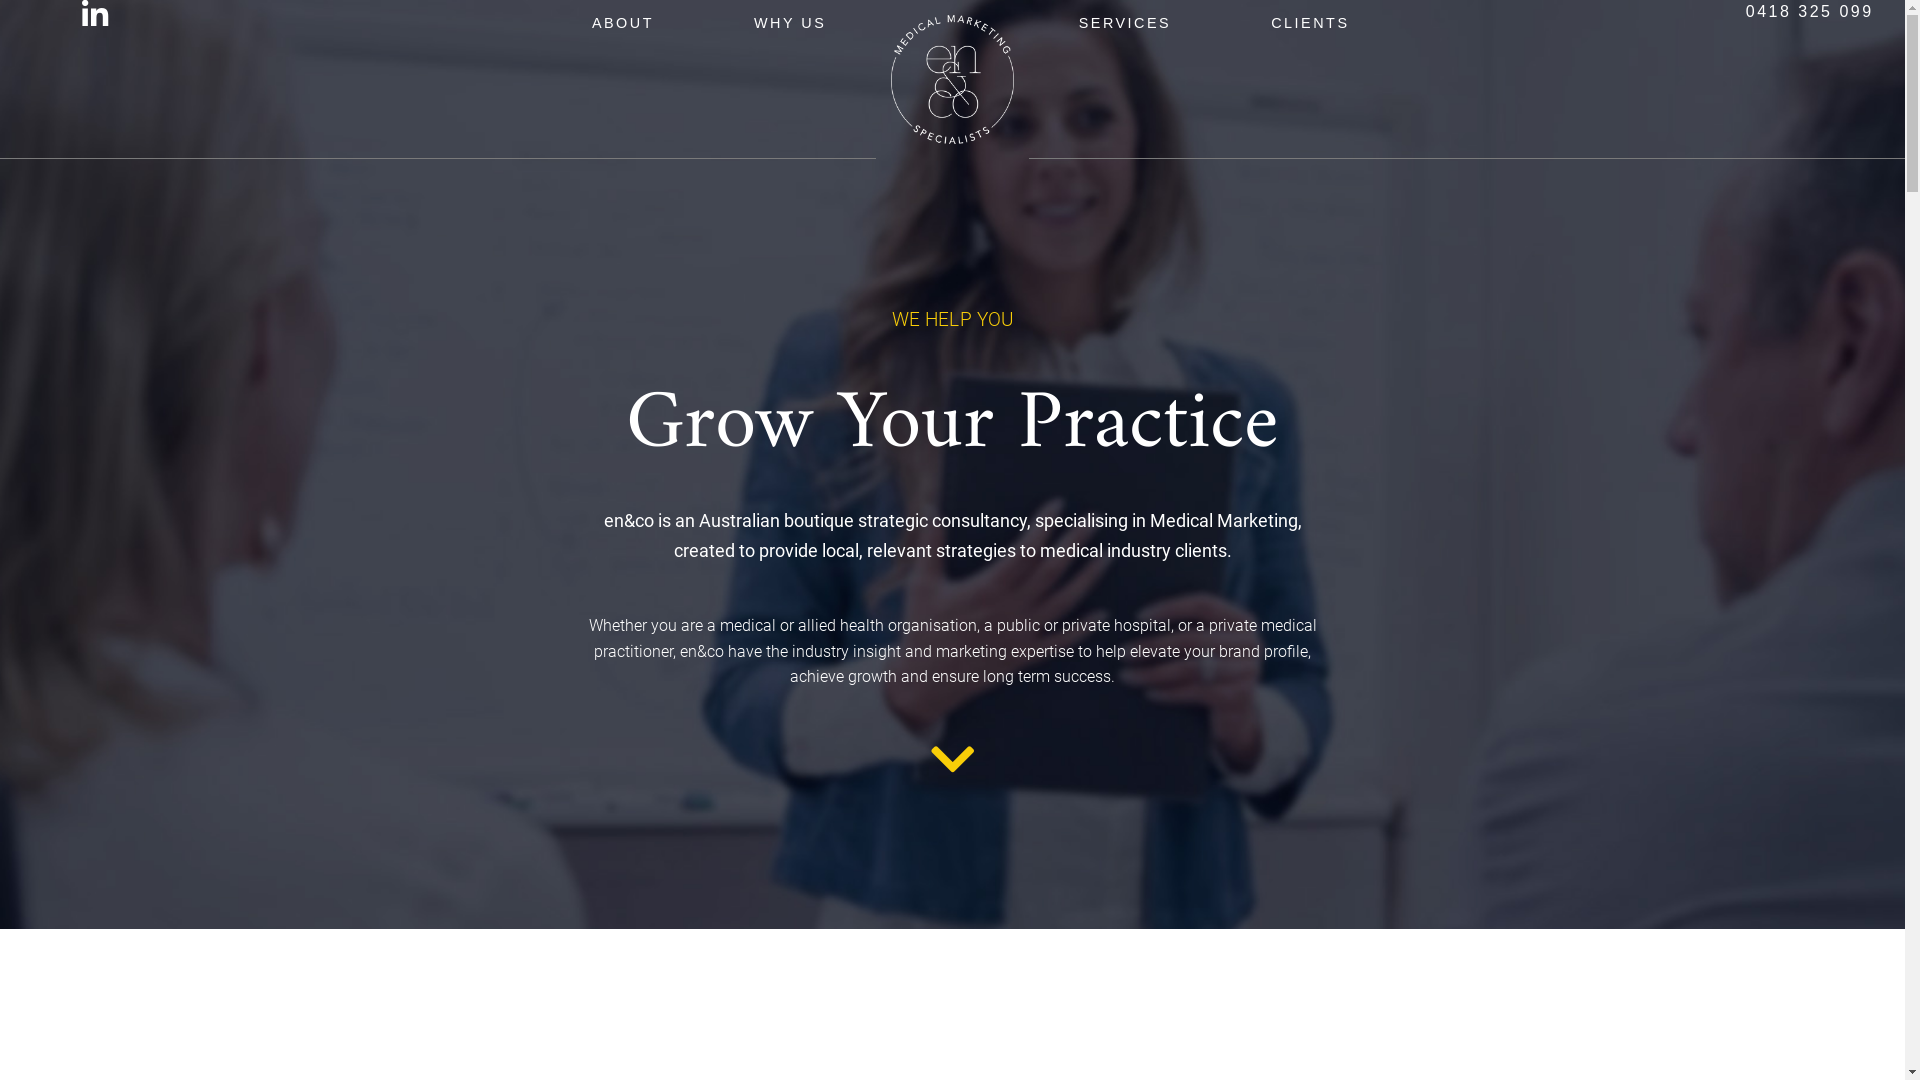 The width and height of the screenshot is (1920, 1080). I want to click on '0418 325 099', so click(1809, 11).